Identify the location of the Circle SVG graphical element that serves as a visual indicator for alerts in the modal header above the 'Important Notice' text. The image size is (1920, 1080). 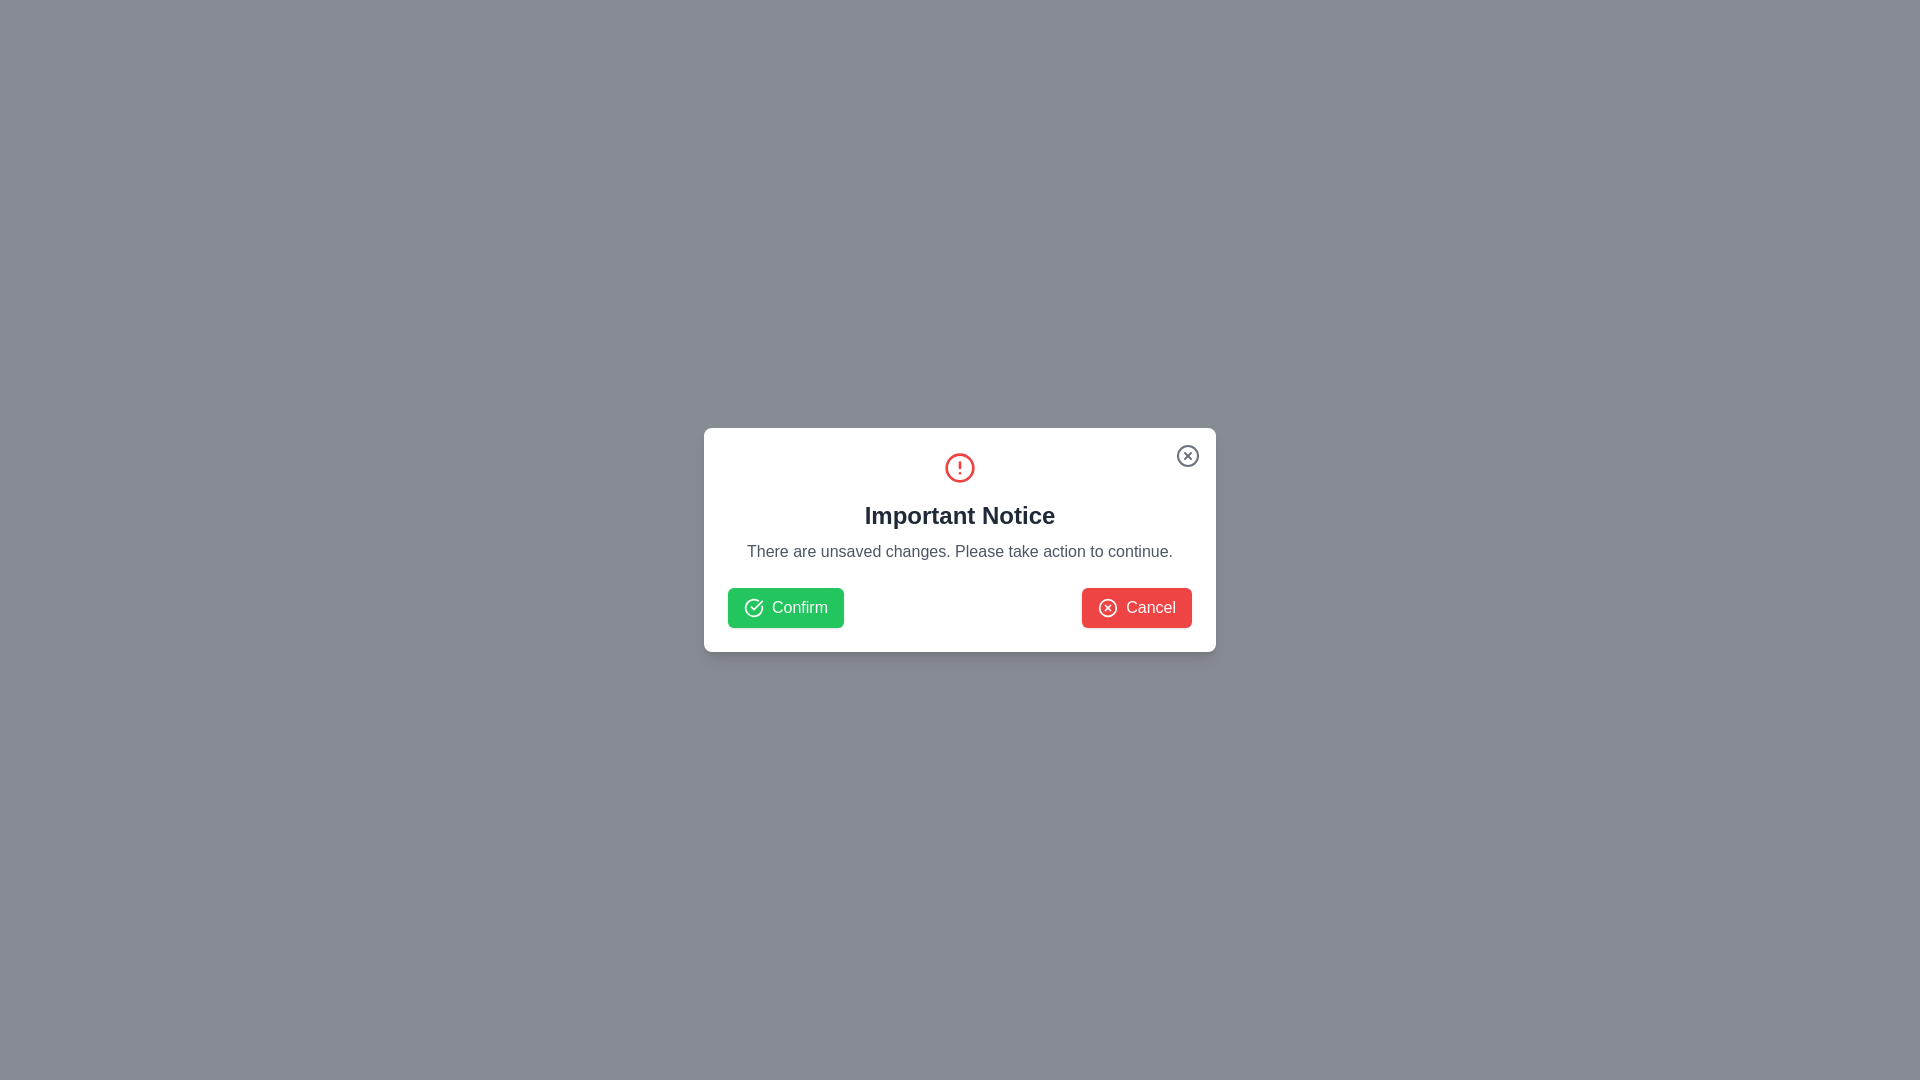
(1107, 607).